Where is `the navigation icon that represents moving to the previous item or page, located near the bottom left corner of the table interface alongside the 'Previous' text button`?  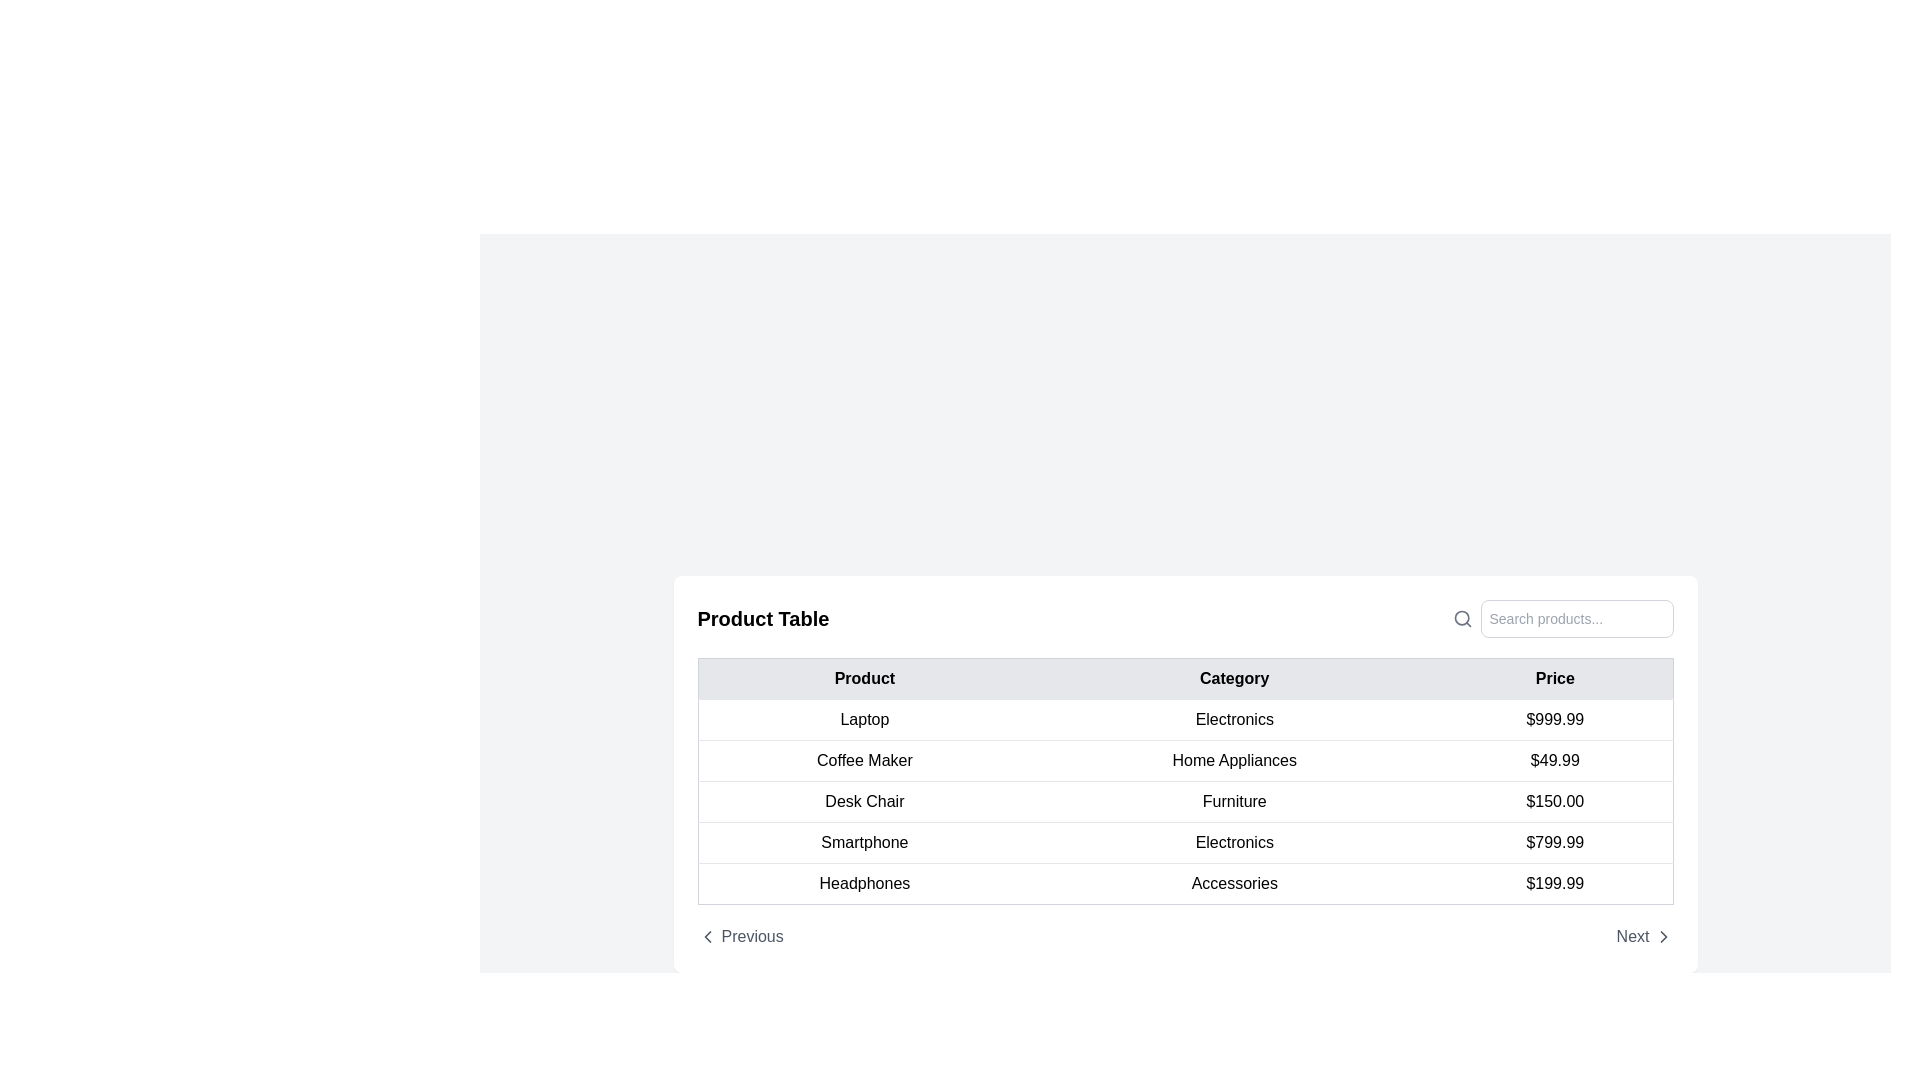
the navigation icon that represents moving to the previous item or page, located near the bottom left corner of the table interface alongside the 'Previous' text button is located at coordinates (707, 936).